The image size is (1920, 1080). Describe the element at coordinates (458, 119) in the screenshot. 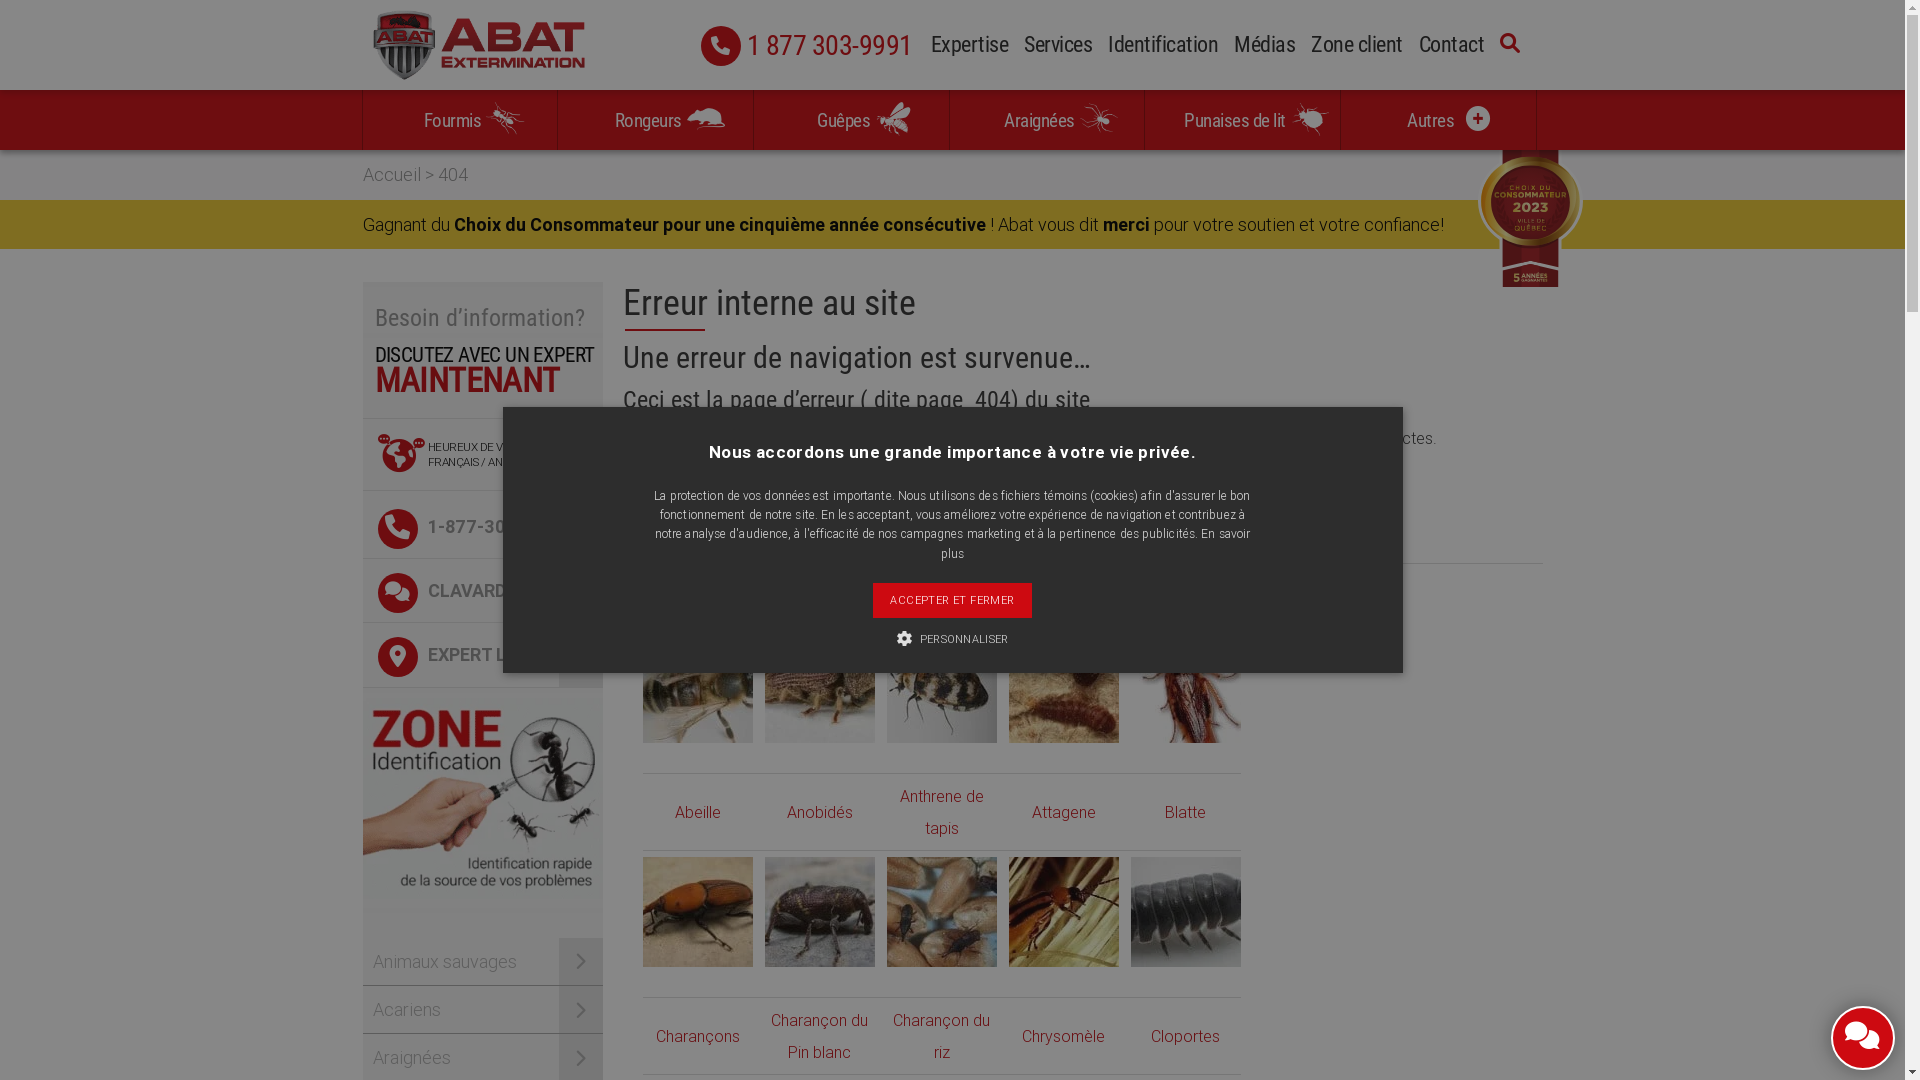

I see `'Fourmis'` at that location.